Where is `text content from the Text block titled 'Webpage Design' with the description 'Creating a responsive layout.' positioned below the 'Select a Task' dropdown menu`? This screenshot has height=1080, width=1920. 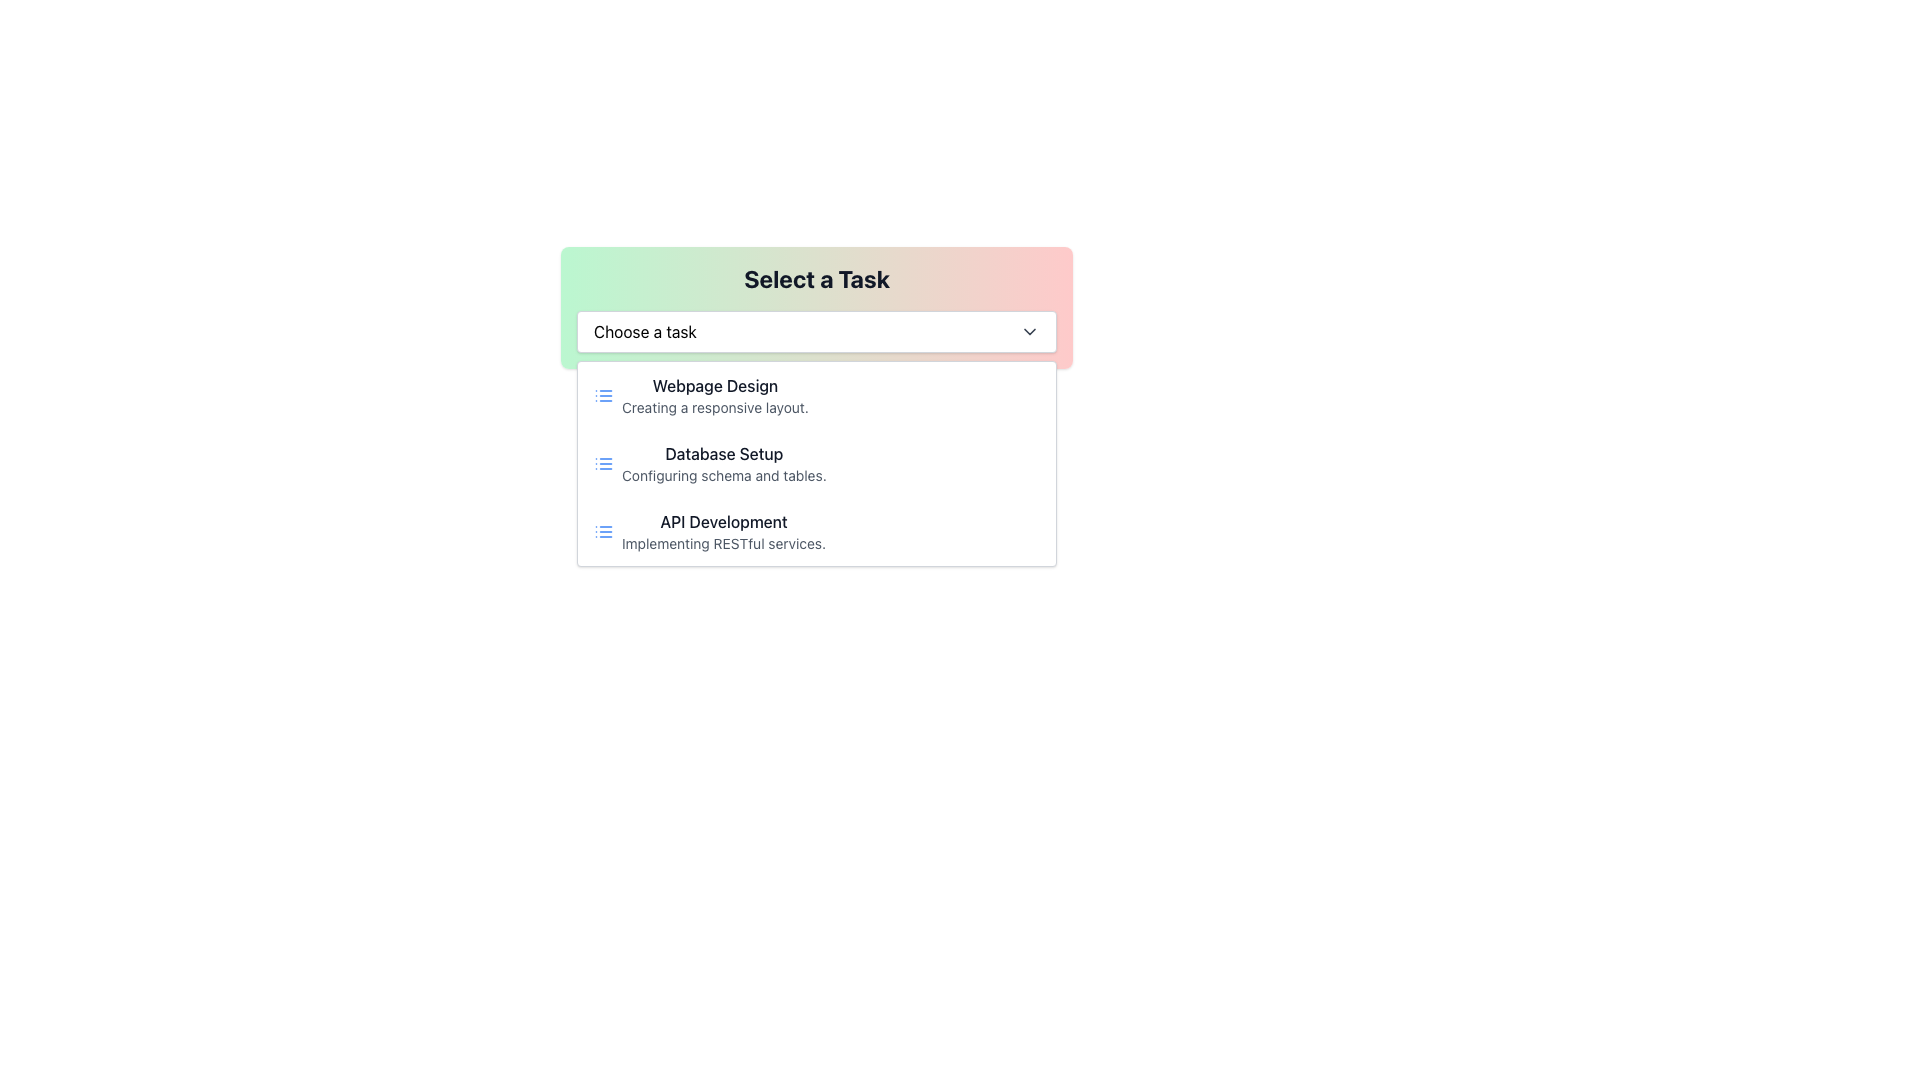 text content from the Text block titled 'Webpage Design' with the description 'Creating a responsive layout.' positioned below the 'Select a Task' dropdown menu is located at coordinates (715, 396).